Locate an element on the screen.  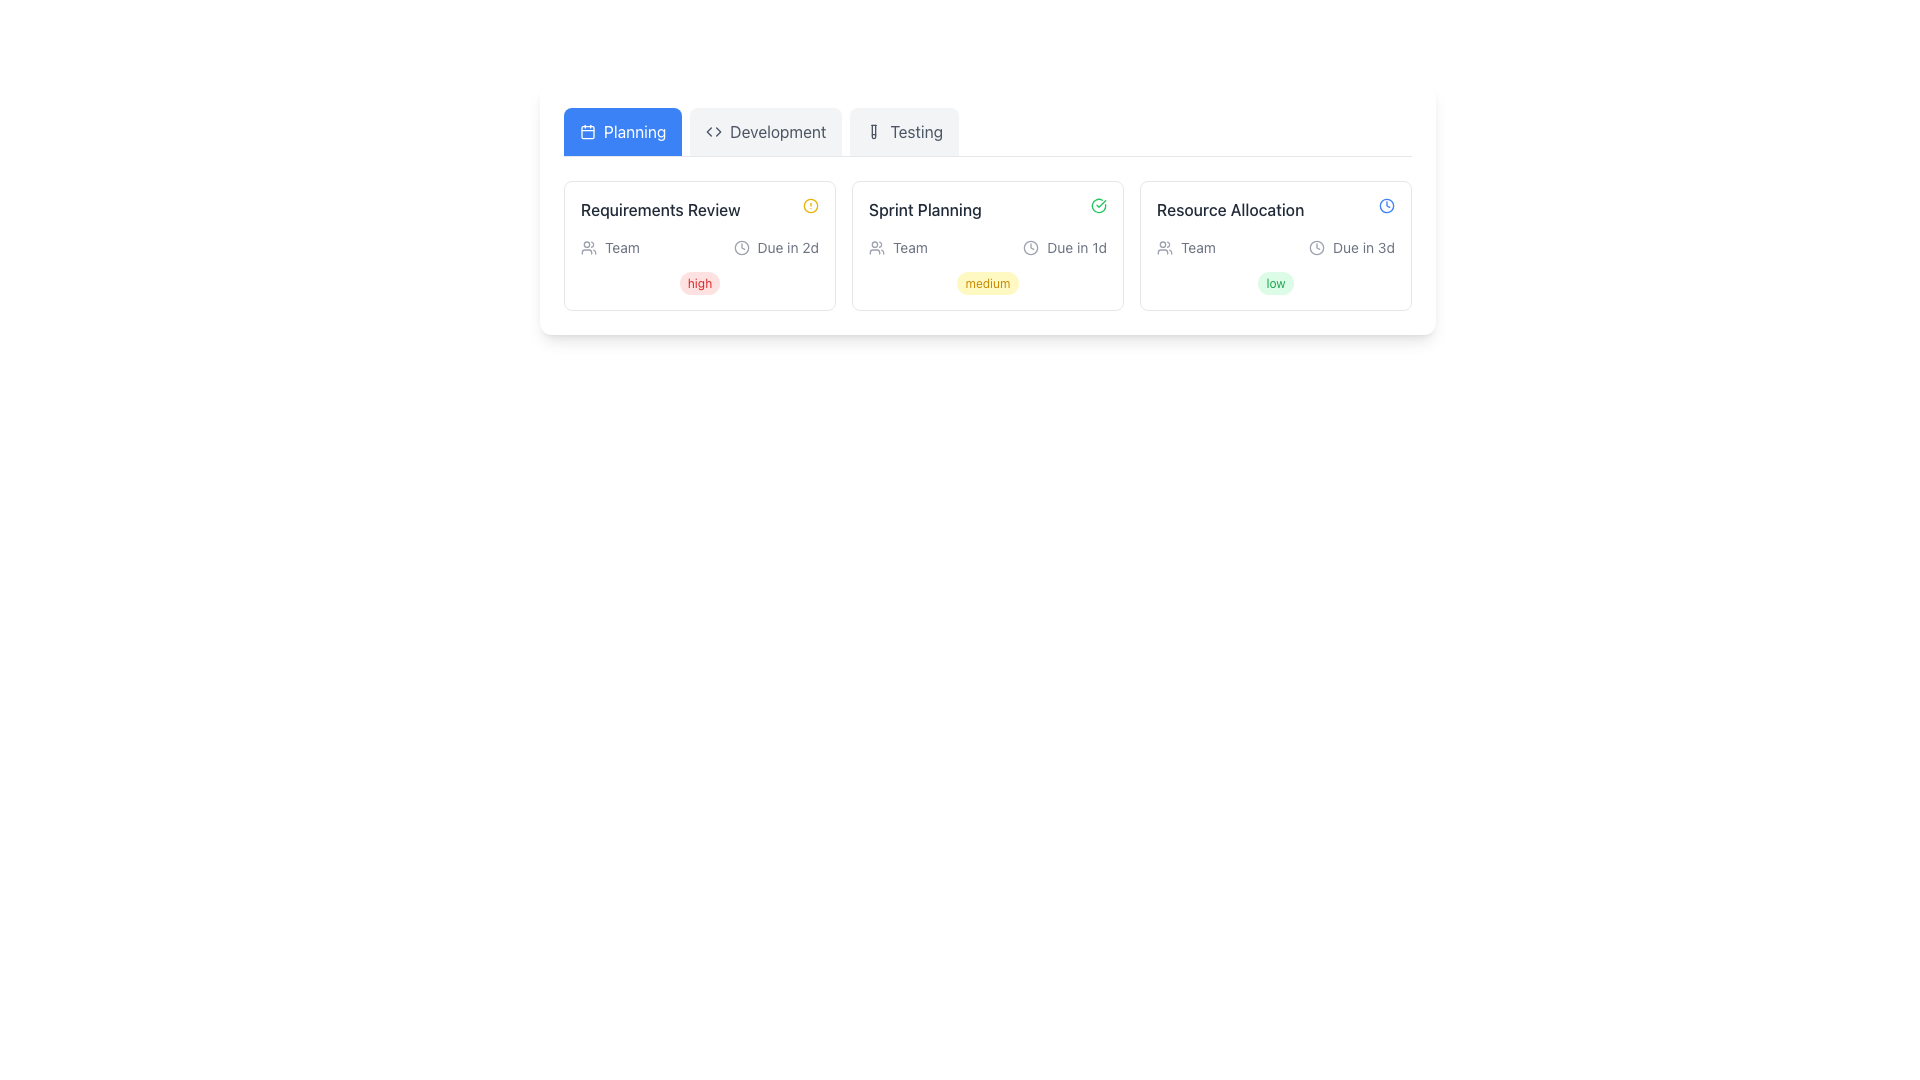
the Icon with a descriptive label indicating the team or group associated with the Requirements Review card under the Planning tab, located towards the top-left of the interface, preceding the 'Due in 2d' label is located at coordinates (609, 246).